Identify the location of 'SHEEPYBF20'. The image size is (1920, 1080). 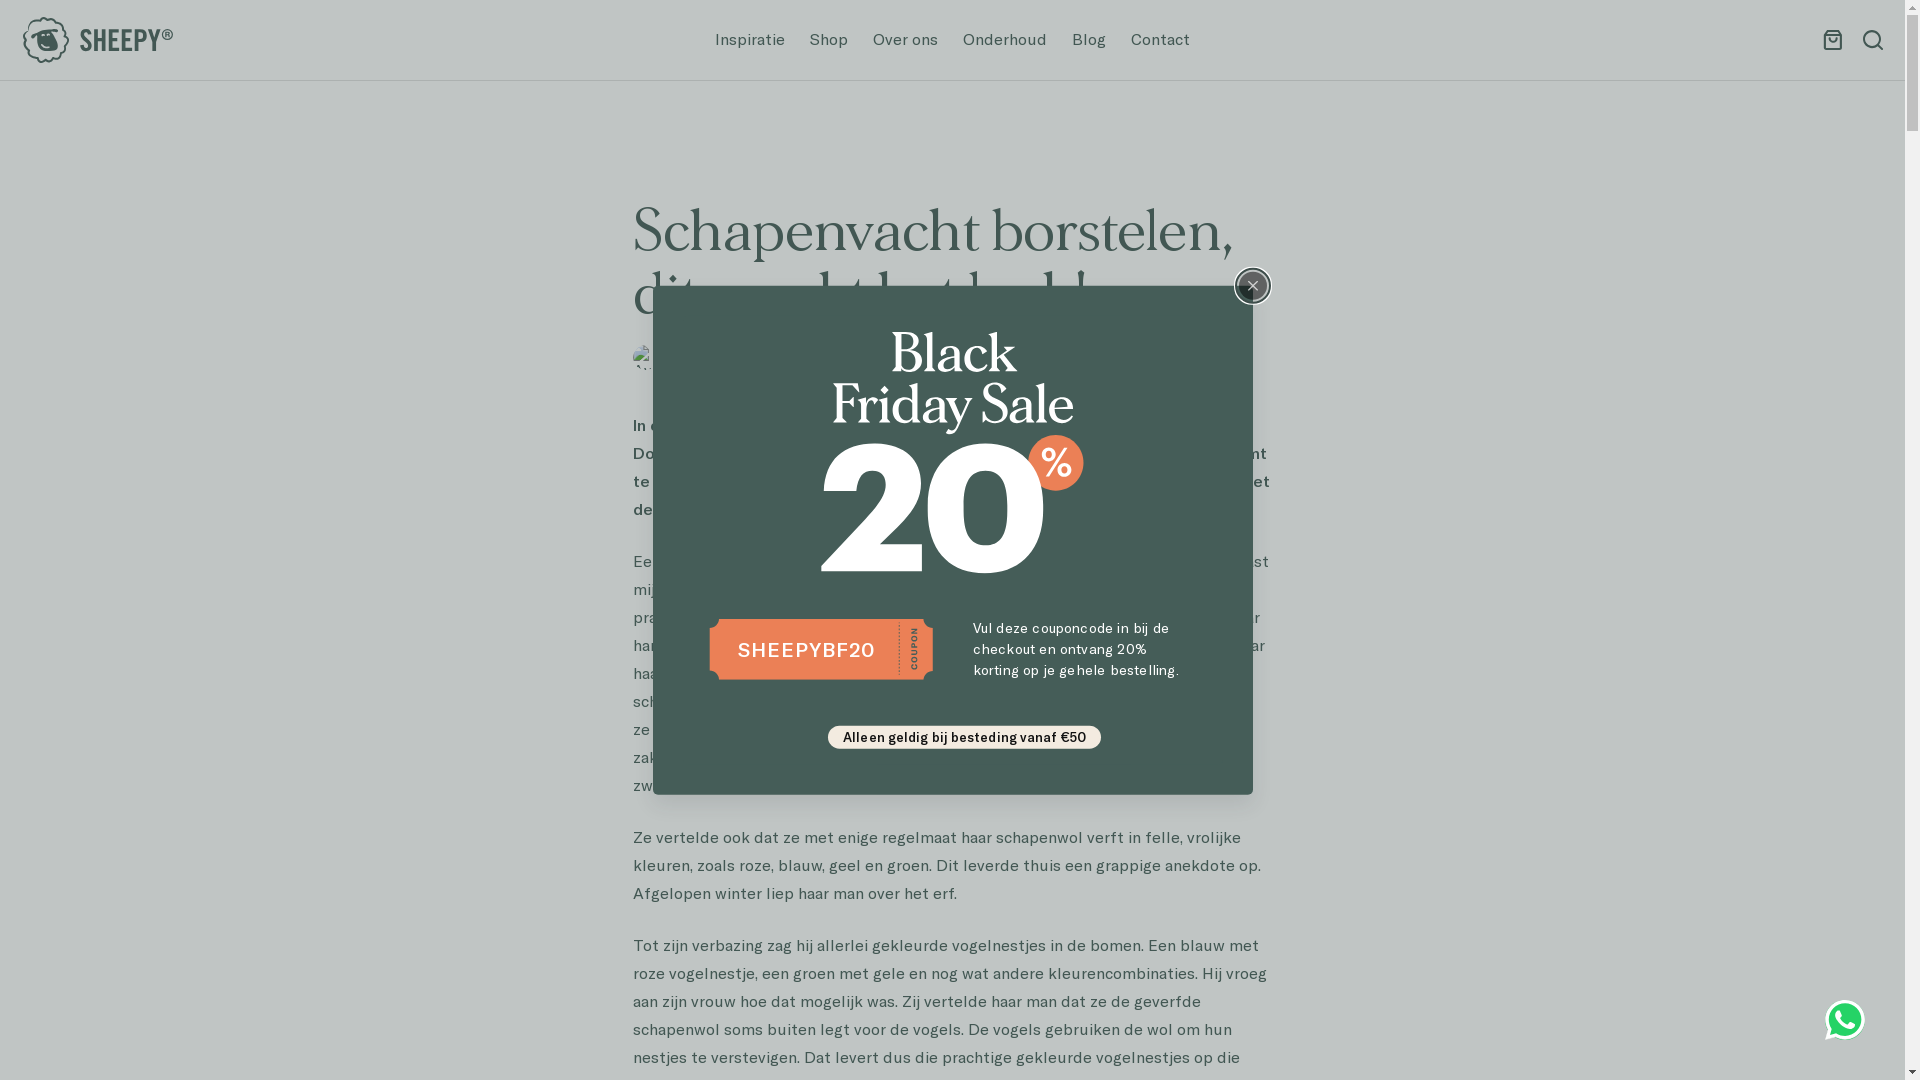
(806, 648).